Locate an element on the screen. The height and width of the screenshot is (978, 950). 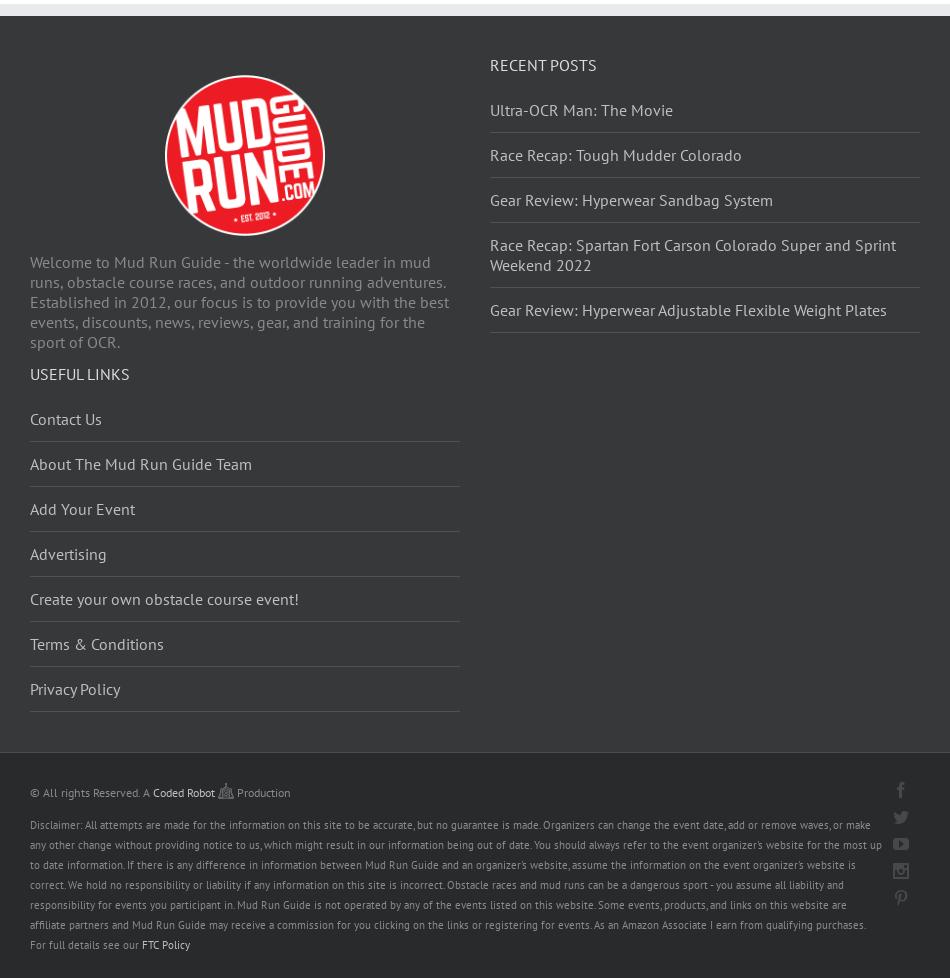
'Terms & Conditions' is located at coordinates (96, 643).